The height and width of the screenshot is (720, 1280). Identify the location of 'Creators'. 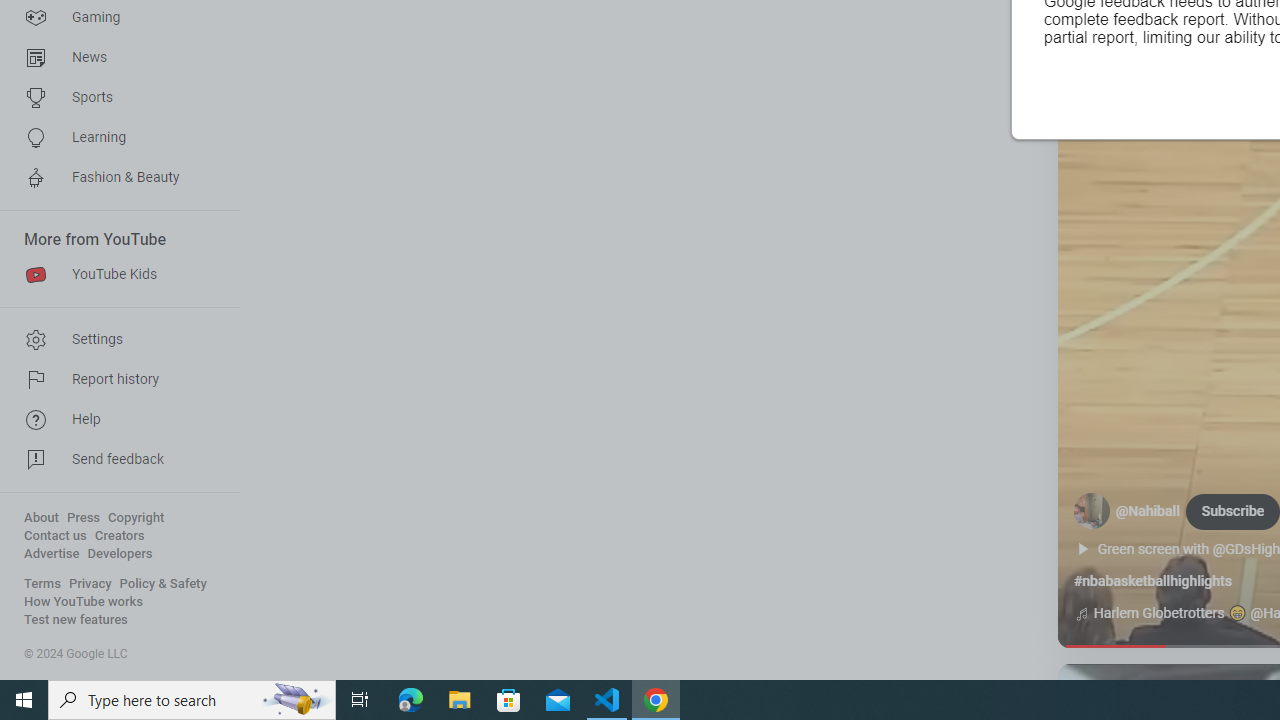
(118, 535).